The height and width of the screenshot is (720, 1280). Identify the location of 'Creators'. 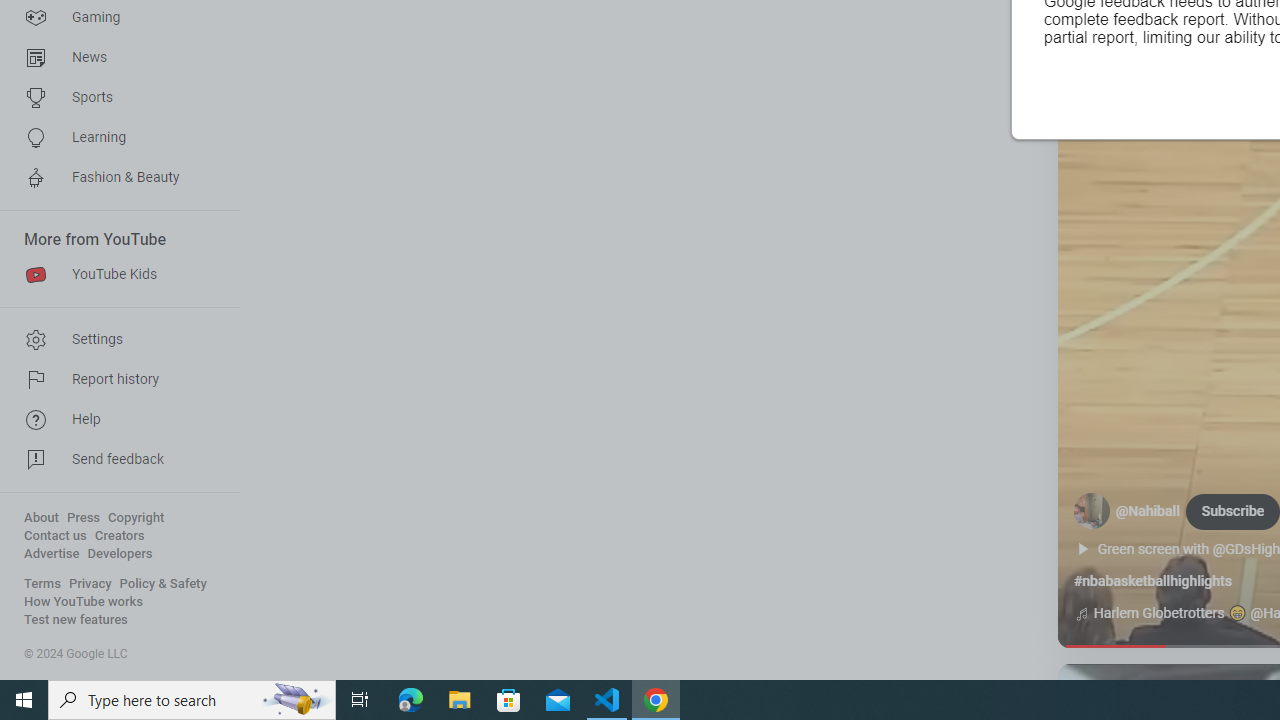
(118, 535).